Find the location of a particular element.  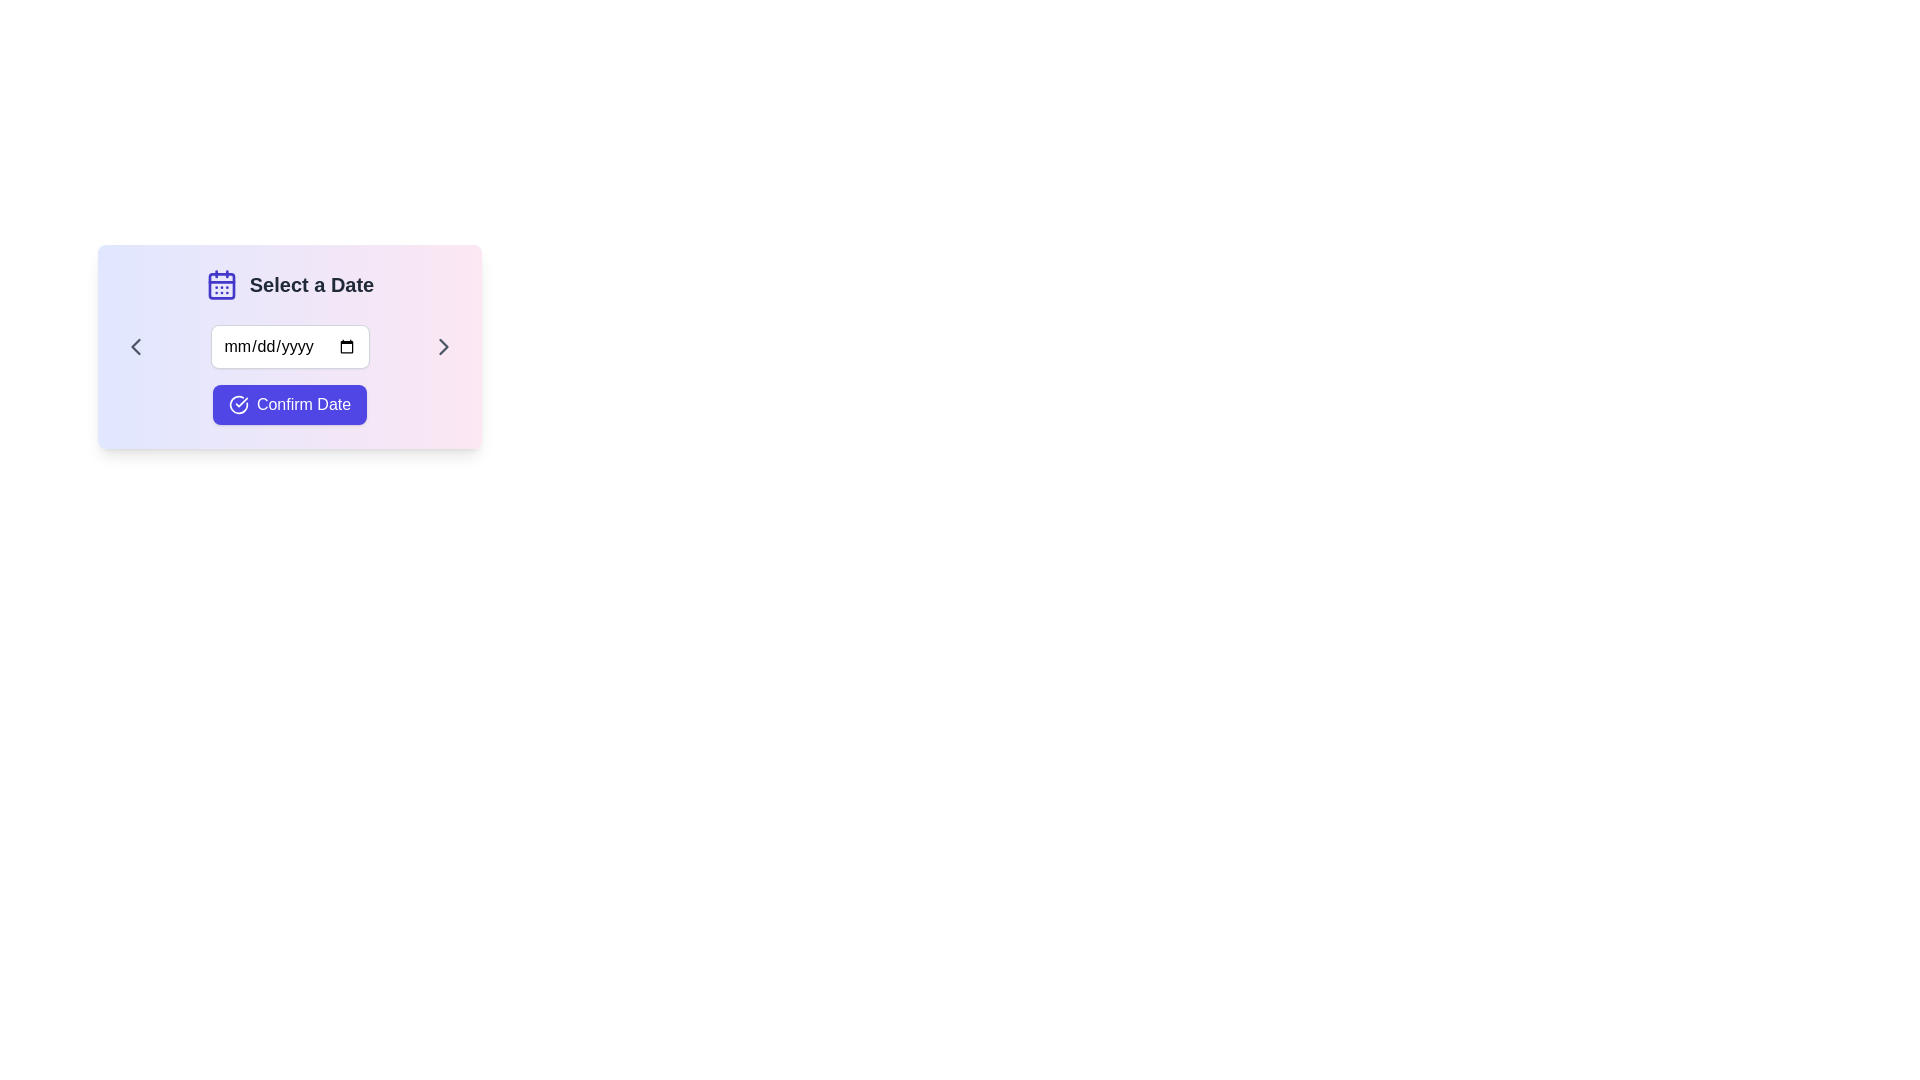

the left-pointing chevron SVG icon located in the selection dialog box, adjacent to the 'Select a Date' text is located at coordinates (134, 346).